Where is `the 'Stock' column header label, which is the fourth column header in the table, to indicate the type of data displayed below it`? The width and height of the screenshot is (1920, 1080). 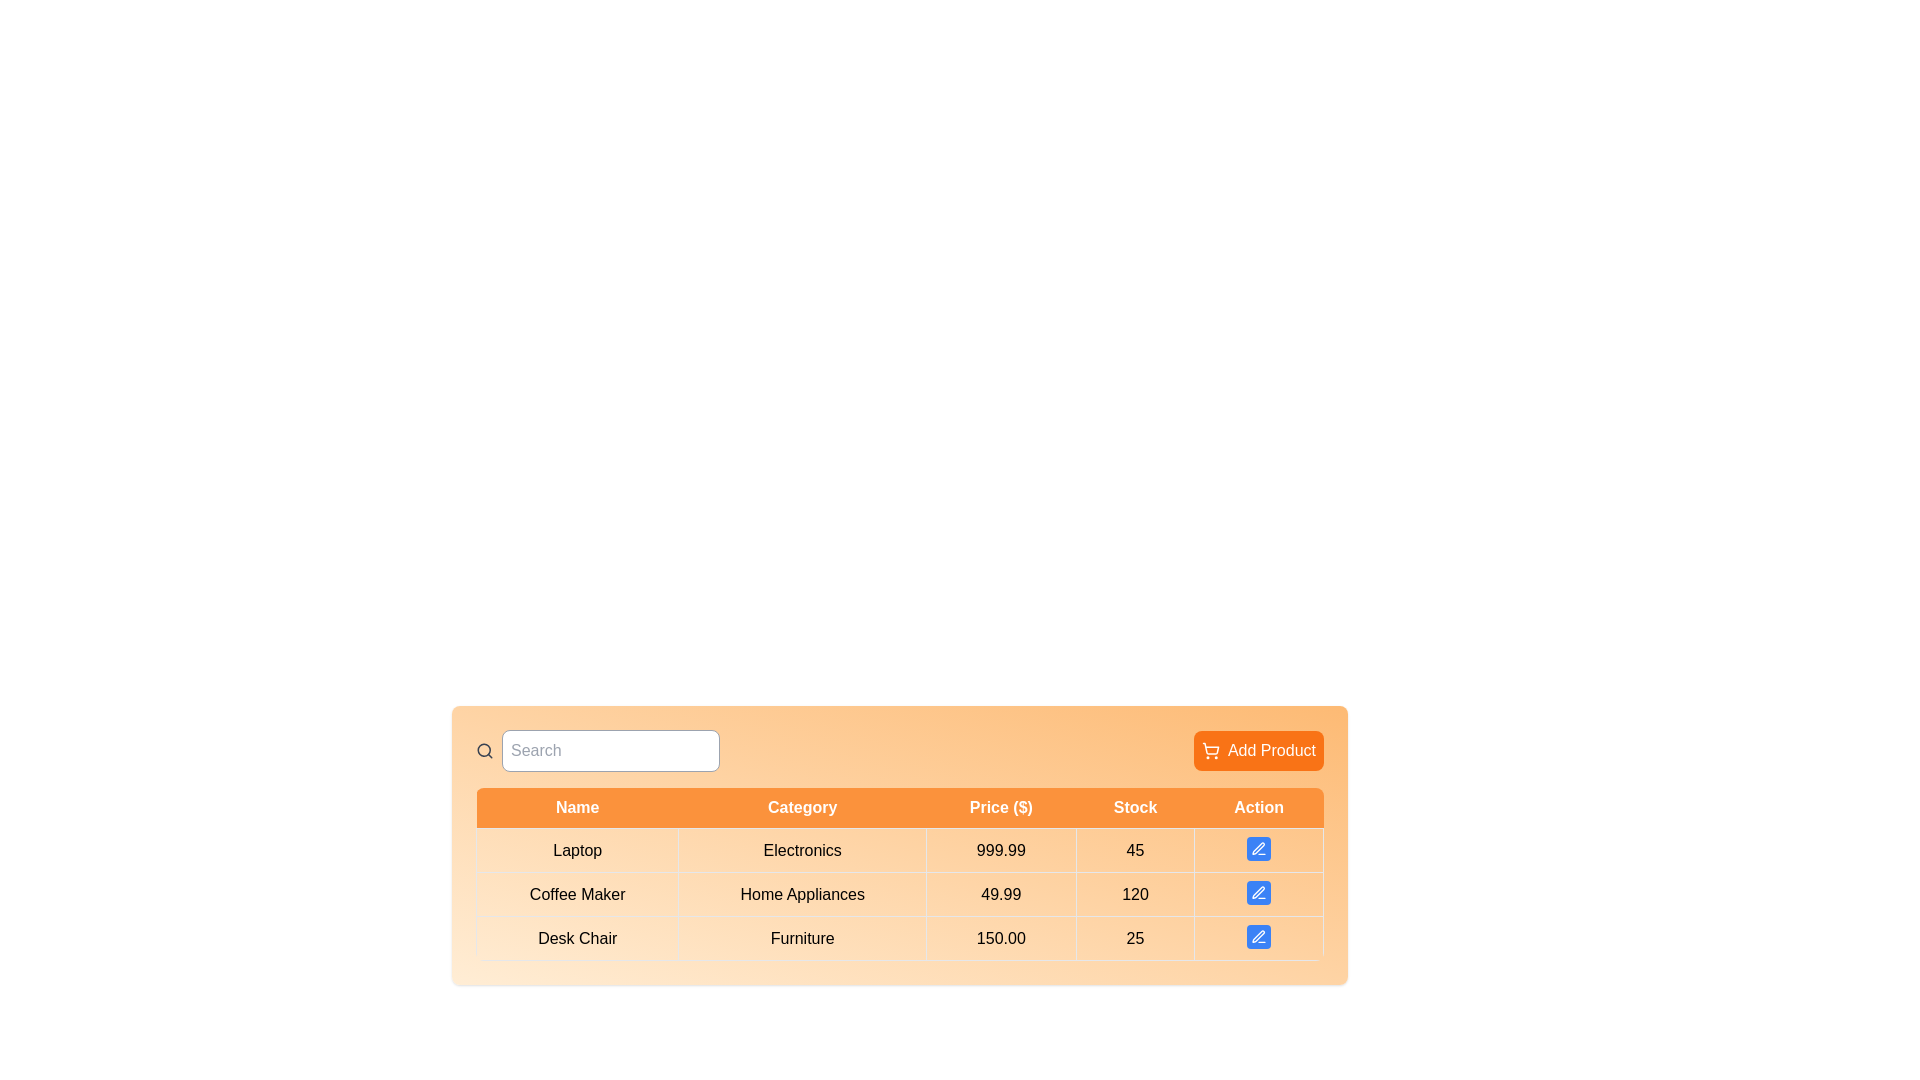 the 'Stock' column header label, which is the fourth column header in the table, to indicate the type of data displayed below it is located at coordinates (1135, 807).